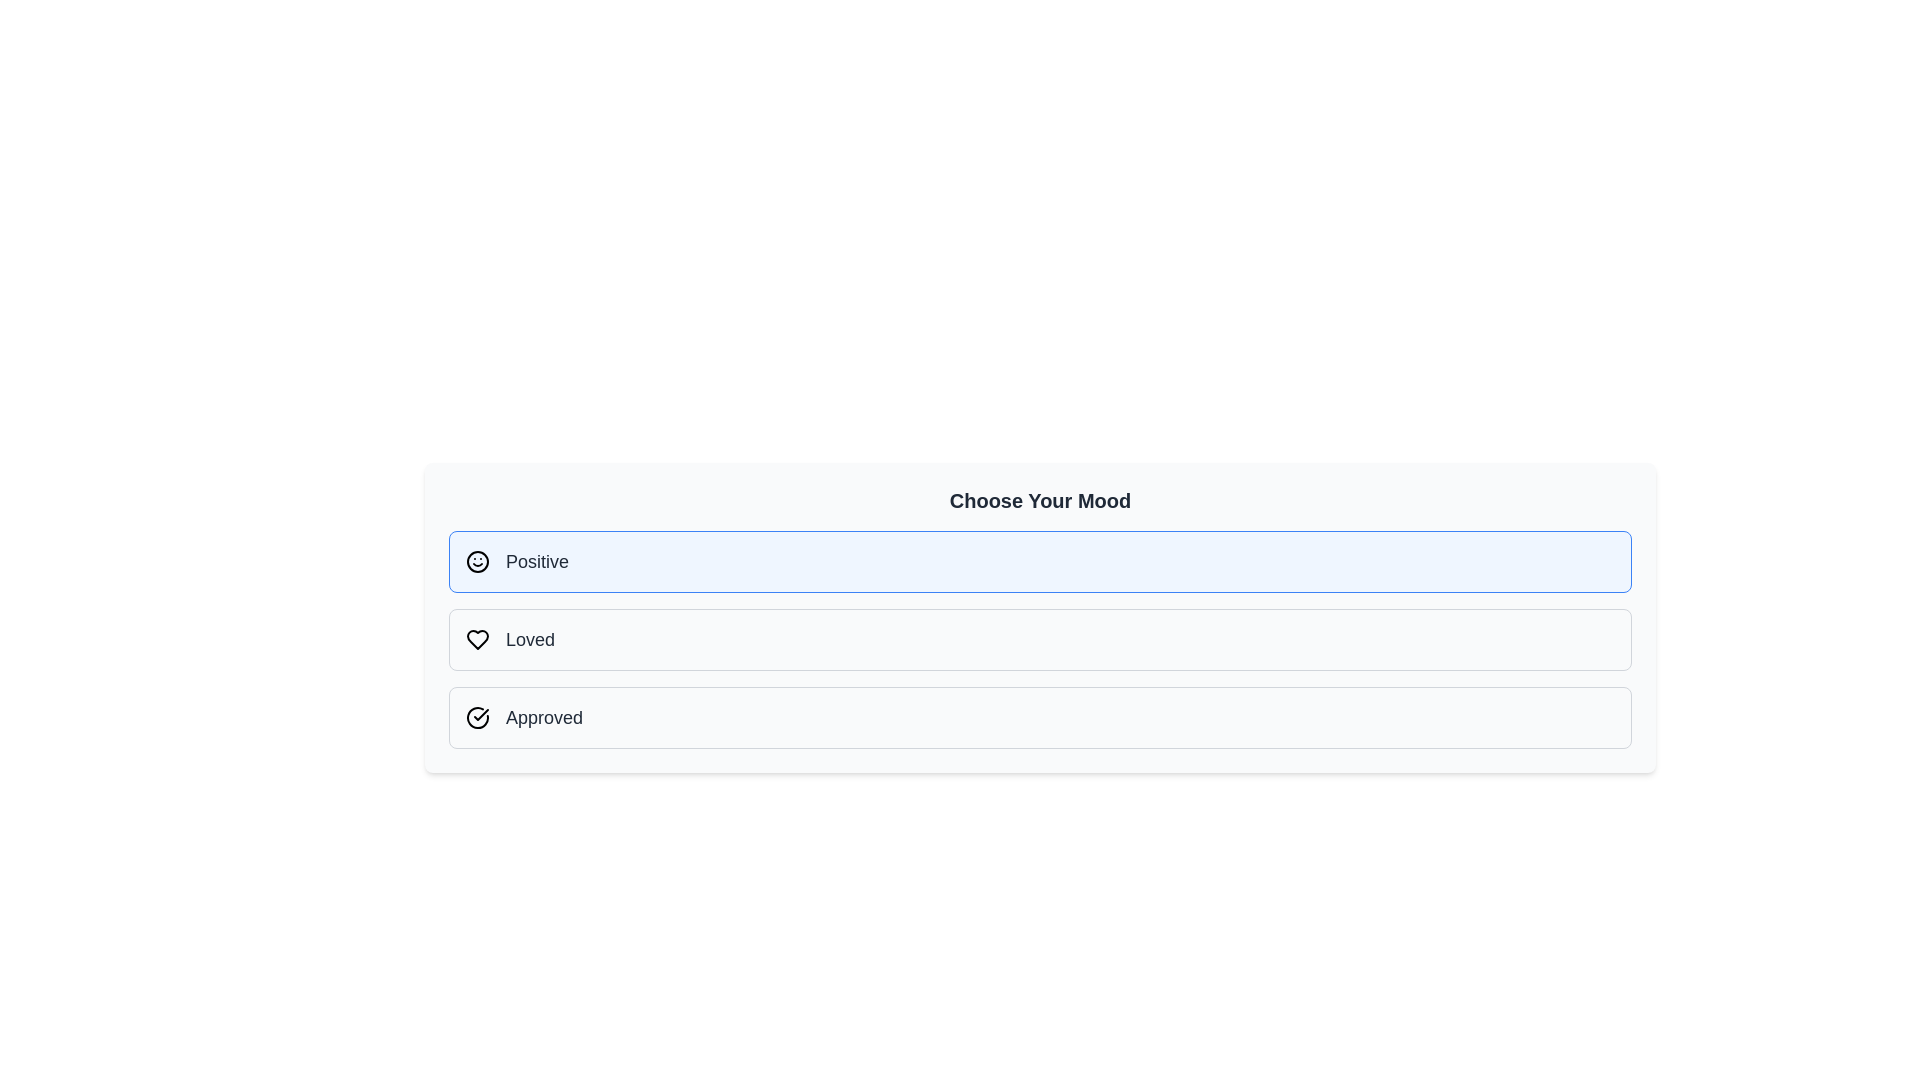 The width and height of the screenshot is (1920, 1080). What do you see at coordinates (1040, 716) in the screenshot?
I see `the third selectable list item labeled 'Approved'` at bounding box center [1040, 716].